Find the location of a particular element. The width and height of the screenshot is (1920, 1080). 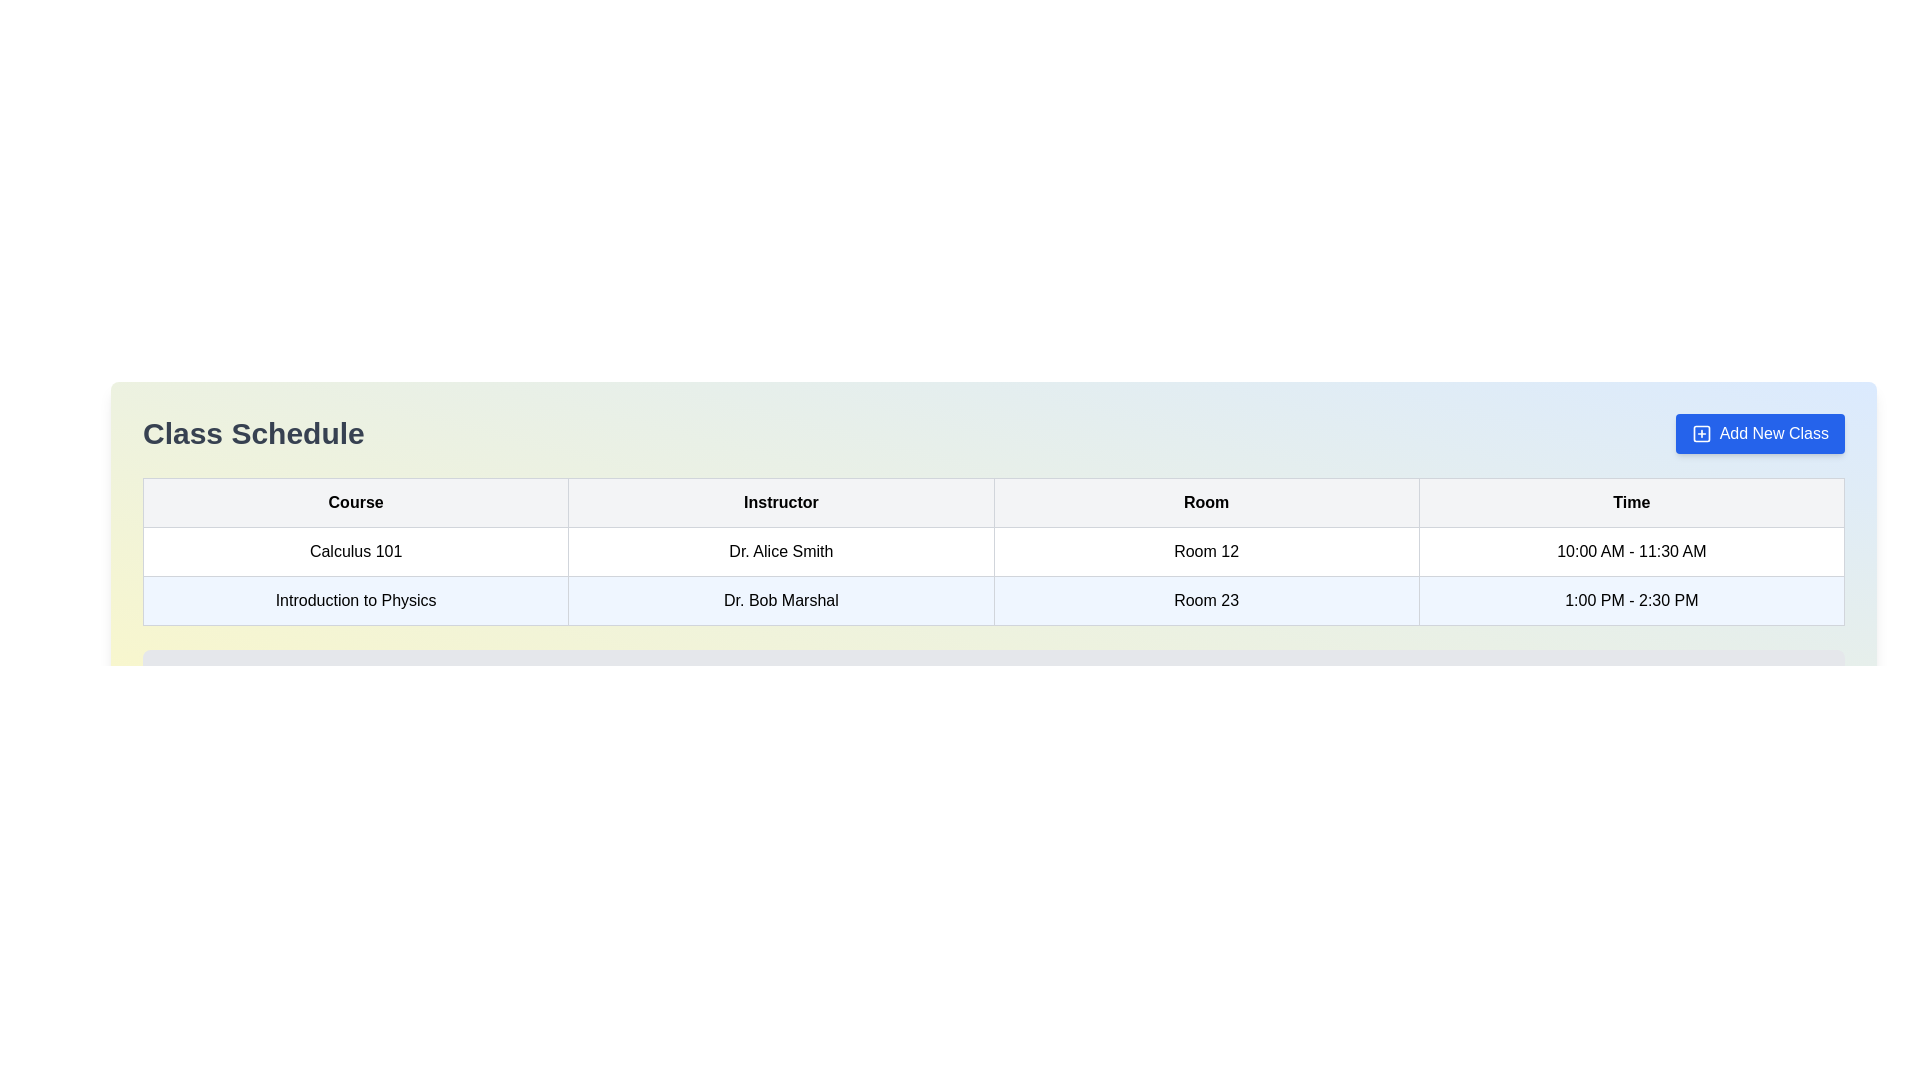

the Text label displaying the room number for the 'Introduction to Physics' class, located in the third column of the corresponding row in the table is located at coordinates (1205, 600).